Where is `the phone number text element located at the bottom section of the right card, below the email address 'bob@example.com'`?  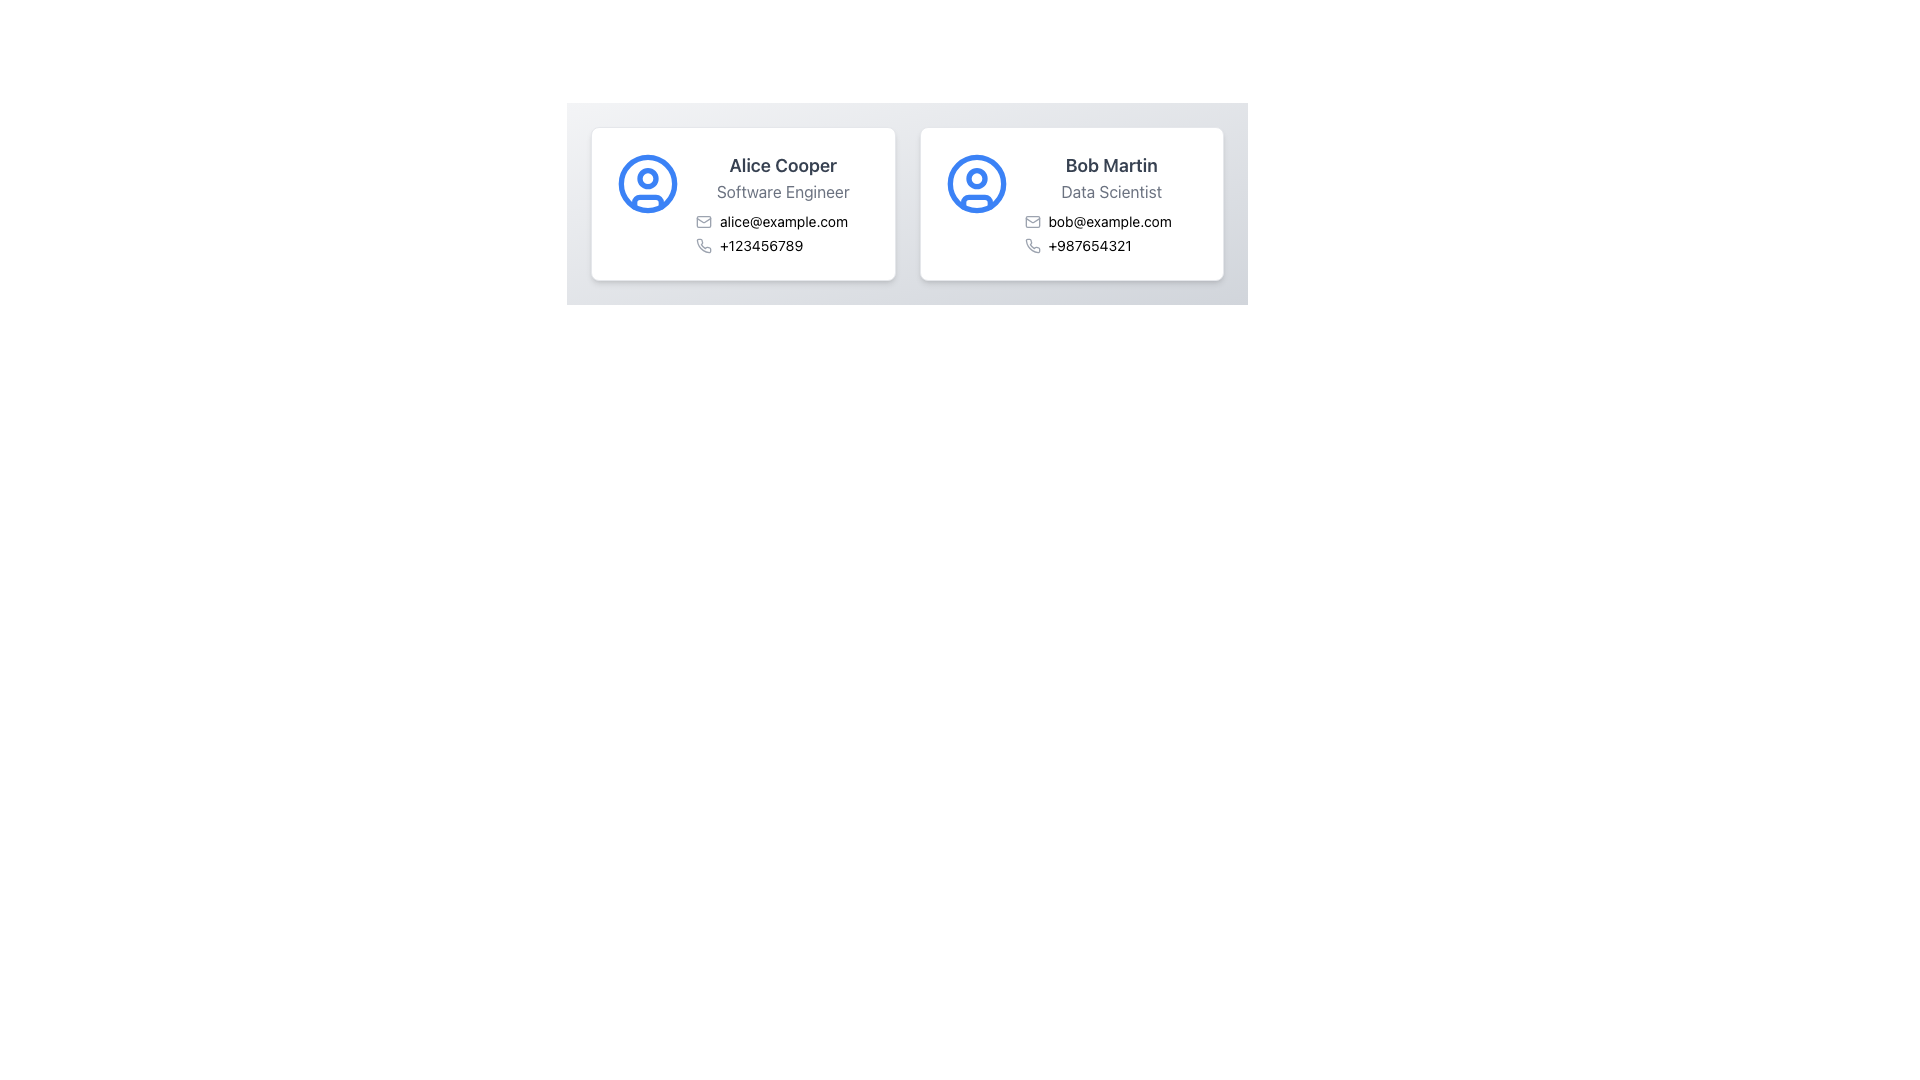
the phone number text element located at the bottom section of the right card, below the email address 'bob@example.com' is located at coordinates (1110, 245).